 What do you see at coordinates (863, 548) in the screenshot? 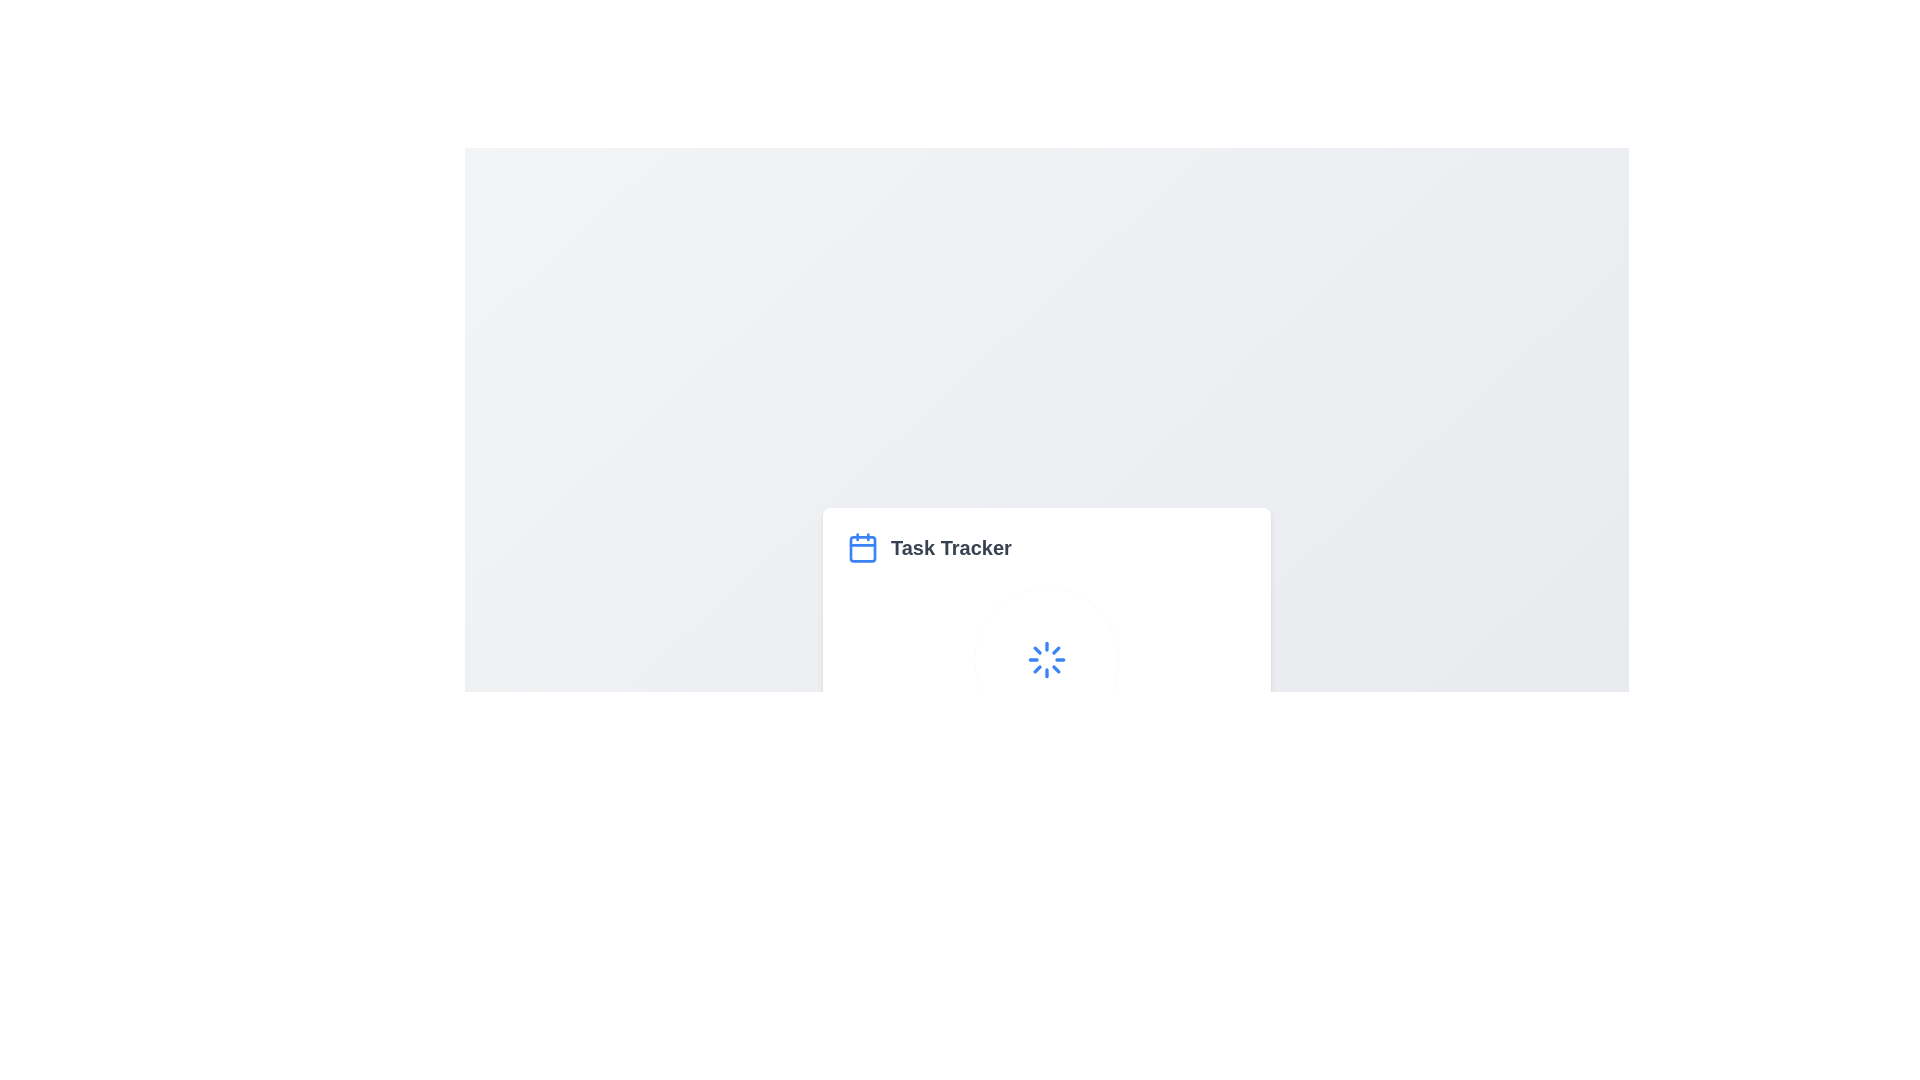
I see `the main body area of the calendar icon by moving the cursor to its center point` at bounding box center [863, 548].